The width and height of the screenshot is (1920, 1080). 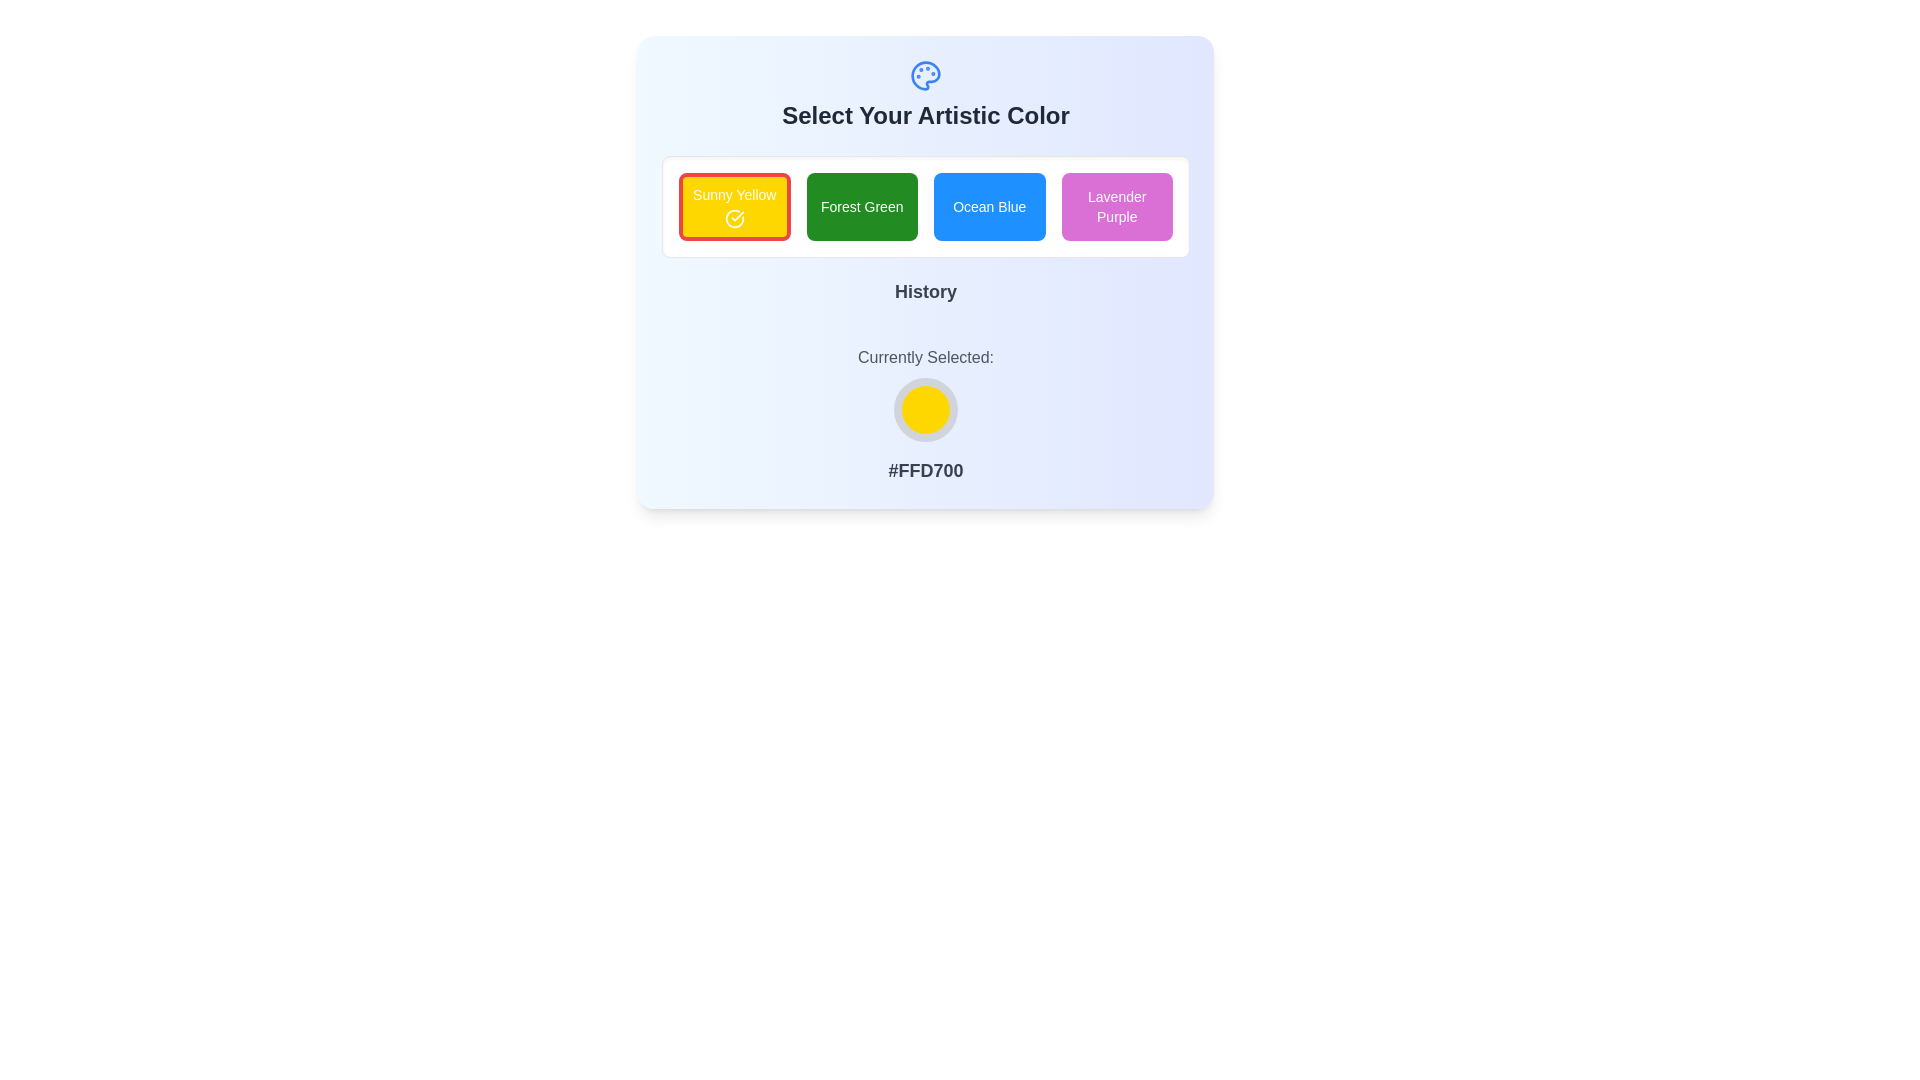 What do you see at coordinates (925, 115) in the screenshot?
I see `heading text 'Select Your Artistic Color' which is prominently styled in dark gray and positioned at the top of the interface, below the palette icon` at bounding box center [925, 115].